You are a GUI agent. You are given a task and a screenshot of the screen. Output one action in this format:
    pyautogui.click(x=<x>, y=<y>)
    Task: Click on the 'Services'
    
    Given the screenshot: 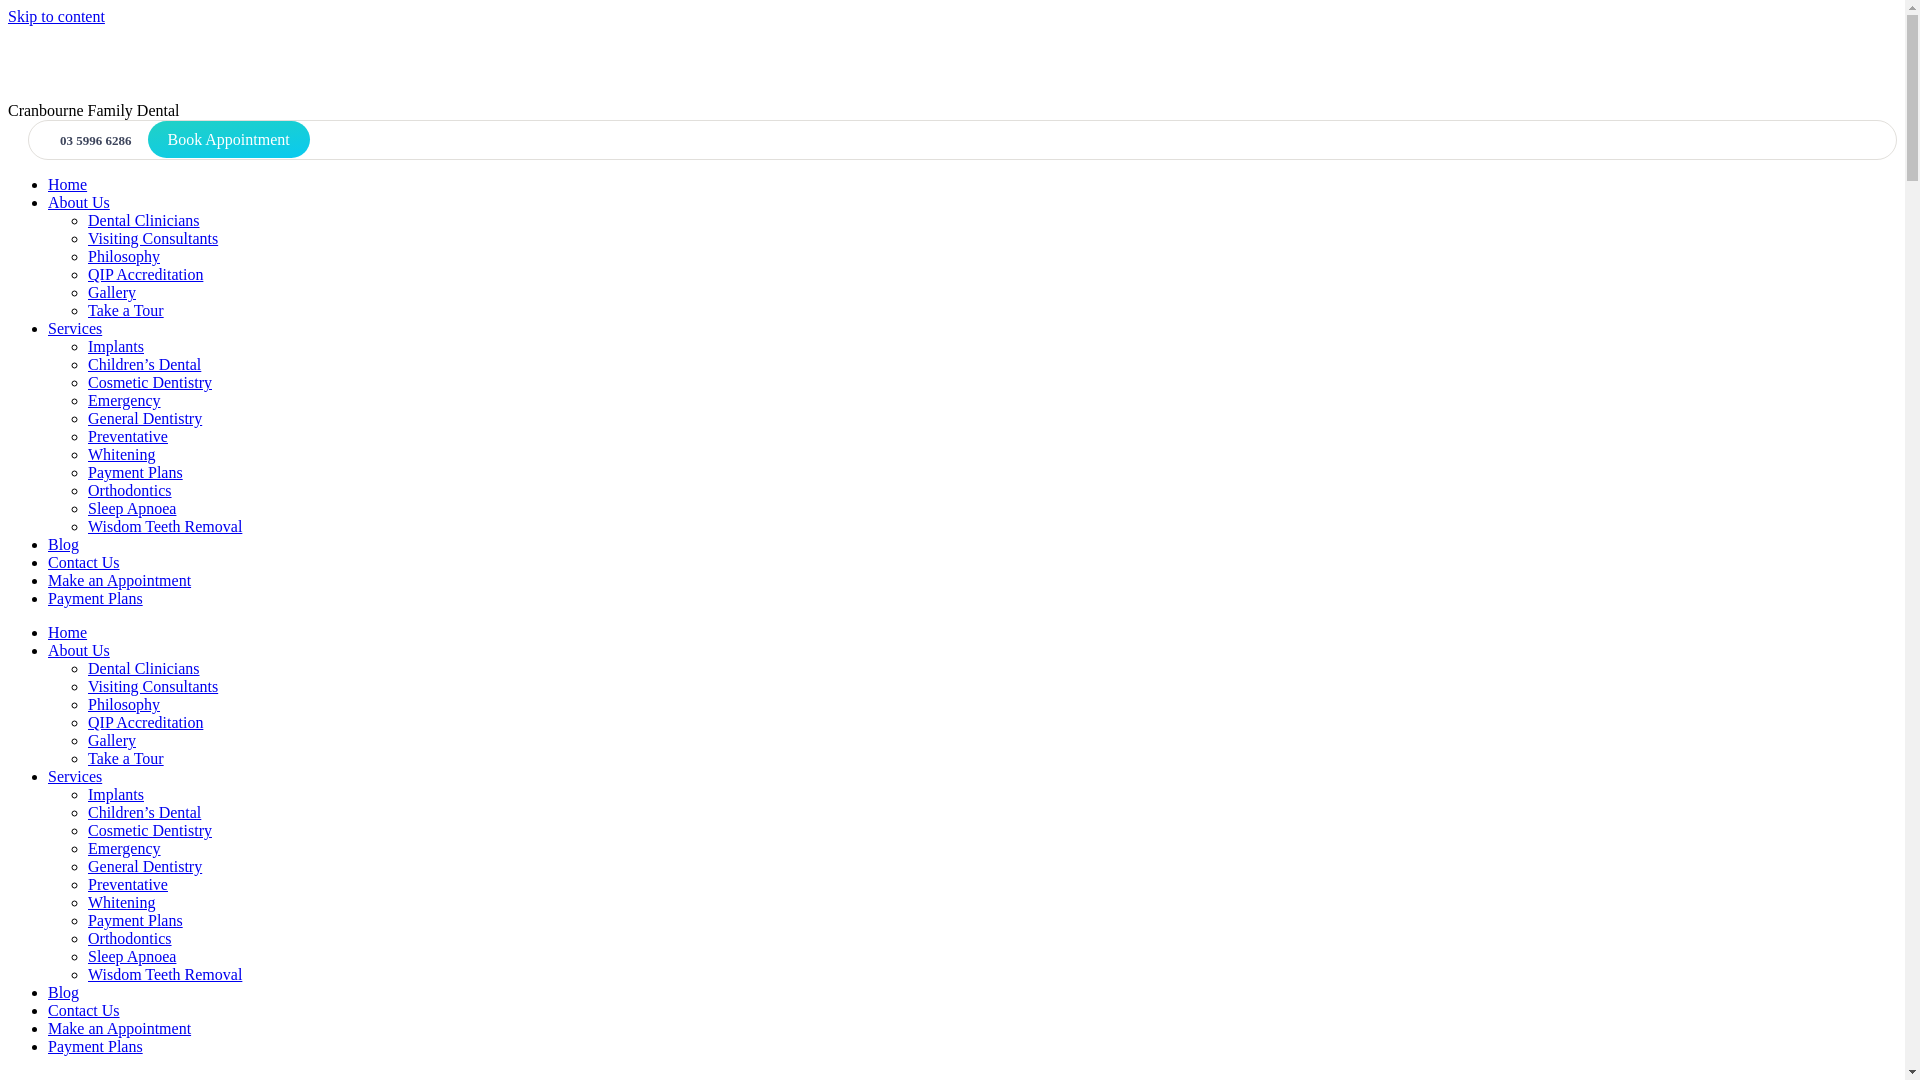 What is the action you would take?
    pyautogui.click(x=75, y=327)
    